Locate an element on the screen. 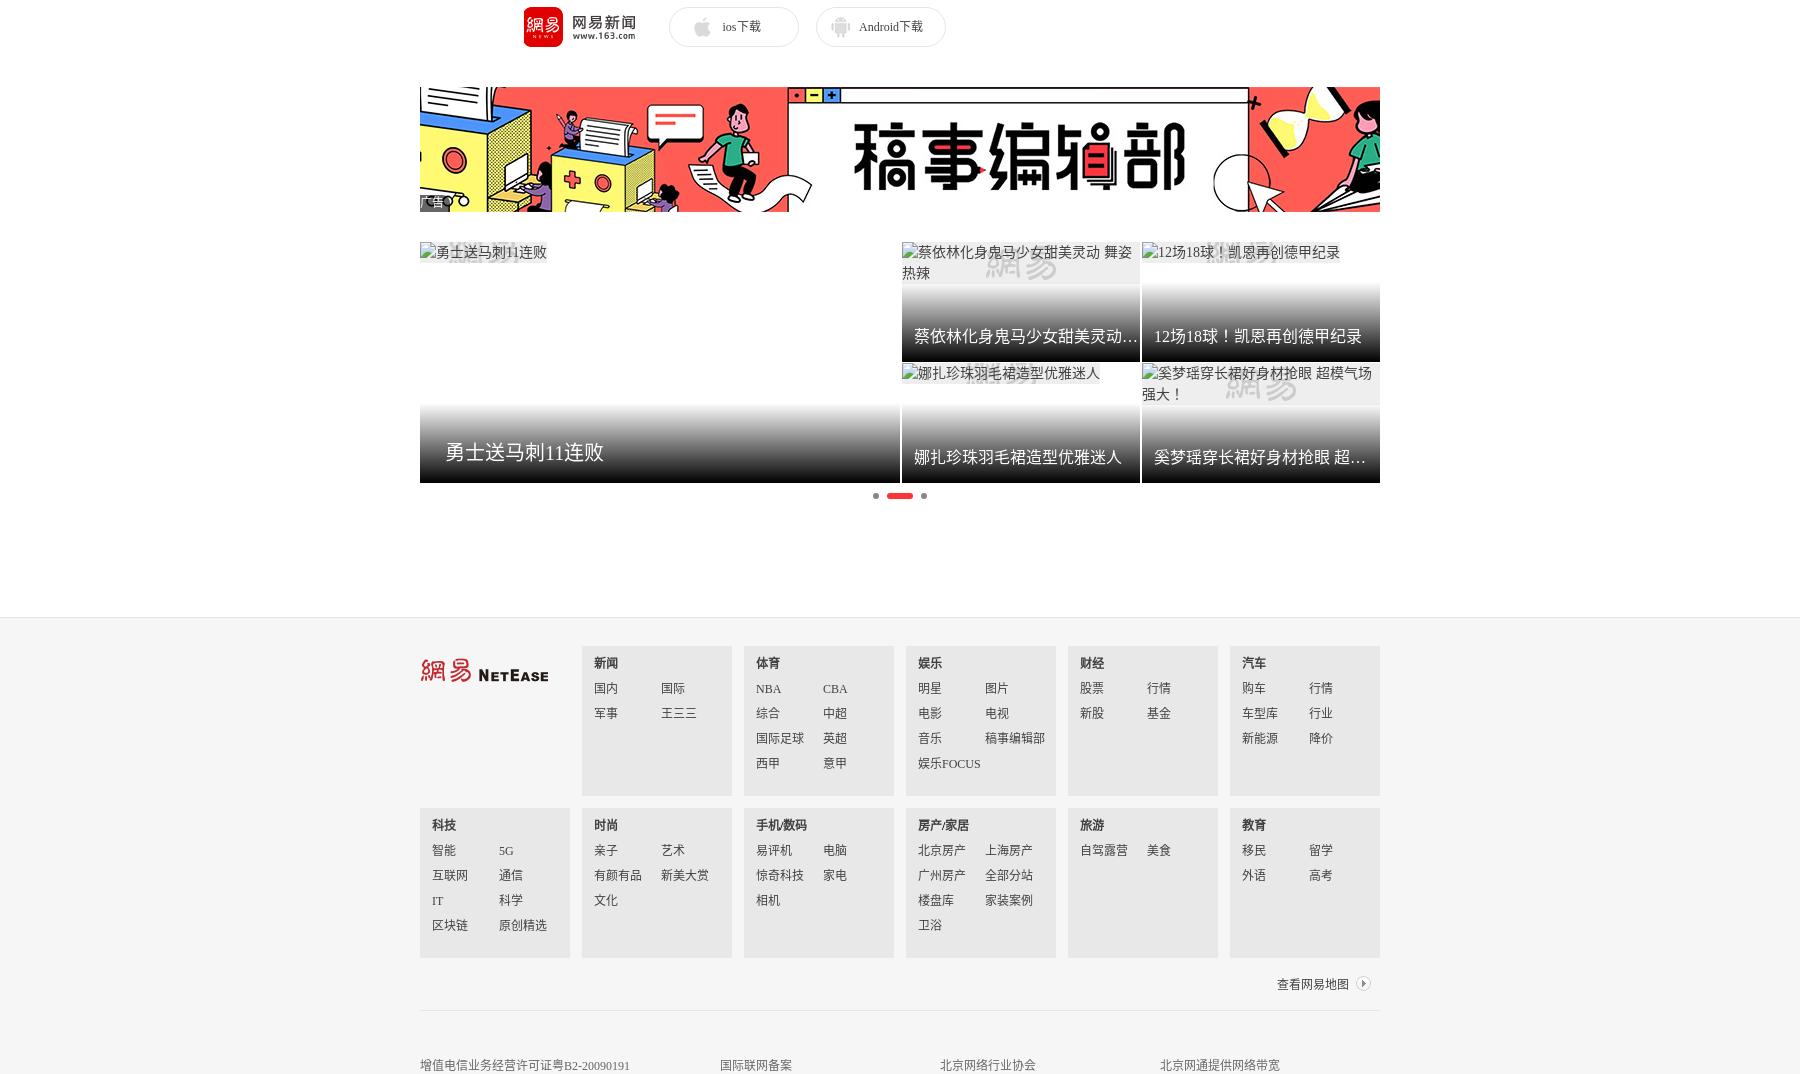 Image resolution: width=1800 pixels, height=1074 pixels. '网易公布2023年第一季度财报' is located at coordinates (428, 511).